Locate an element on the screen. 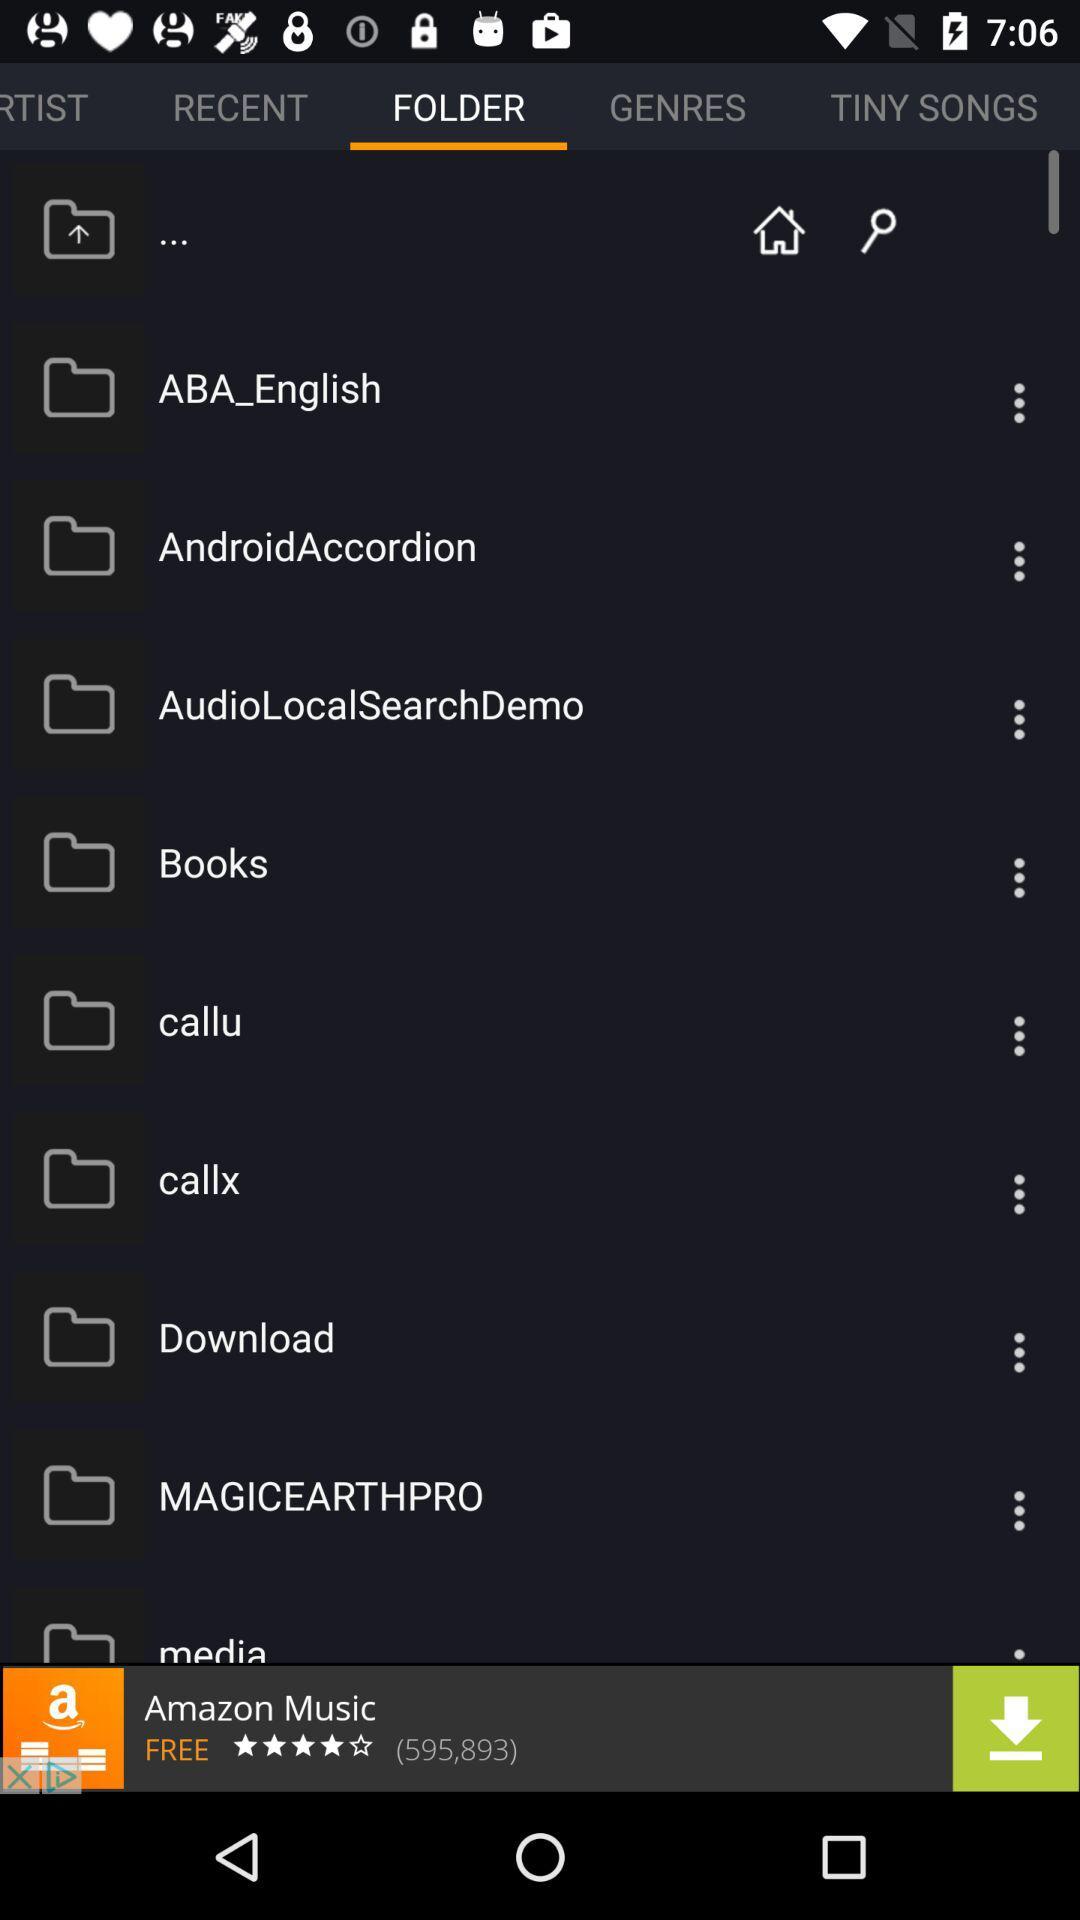 The image size is (1080, 1920). home is located at coordinates (778, 228).